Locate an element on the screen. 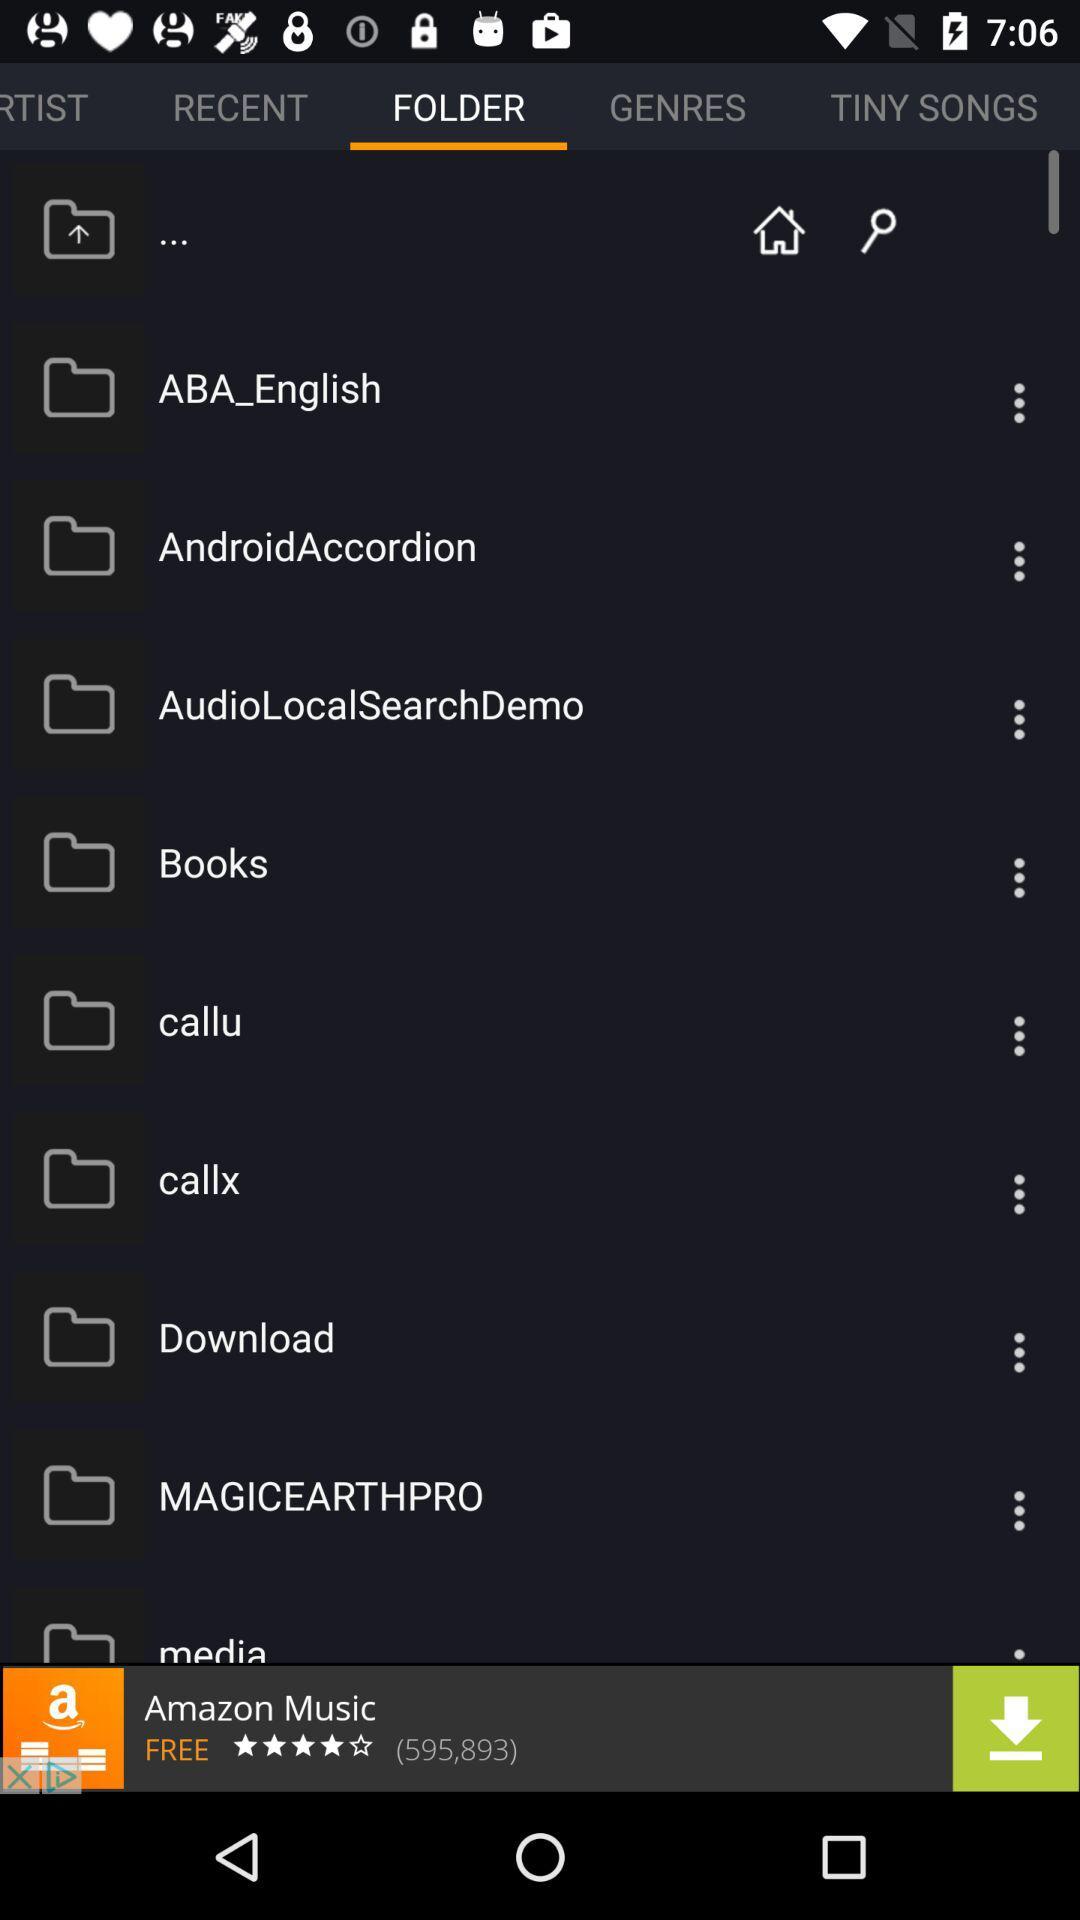 The image size is (1080, 1920). home is located at coordinates (778, 228).